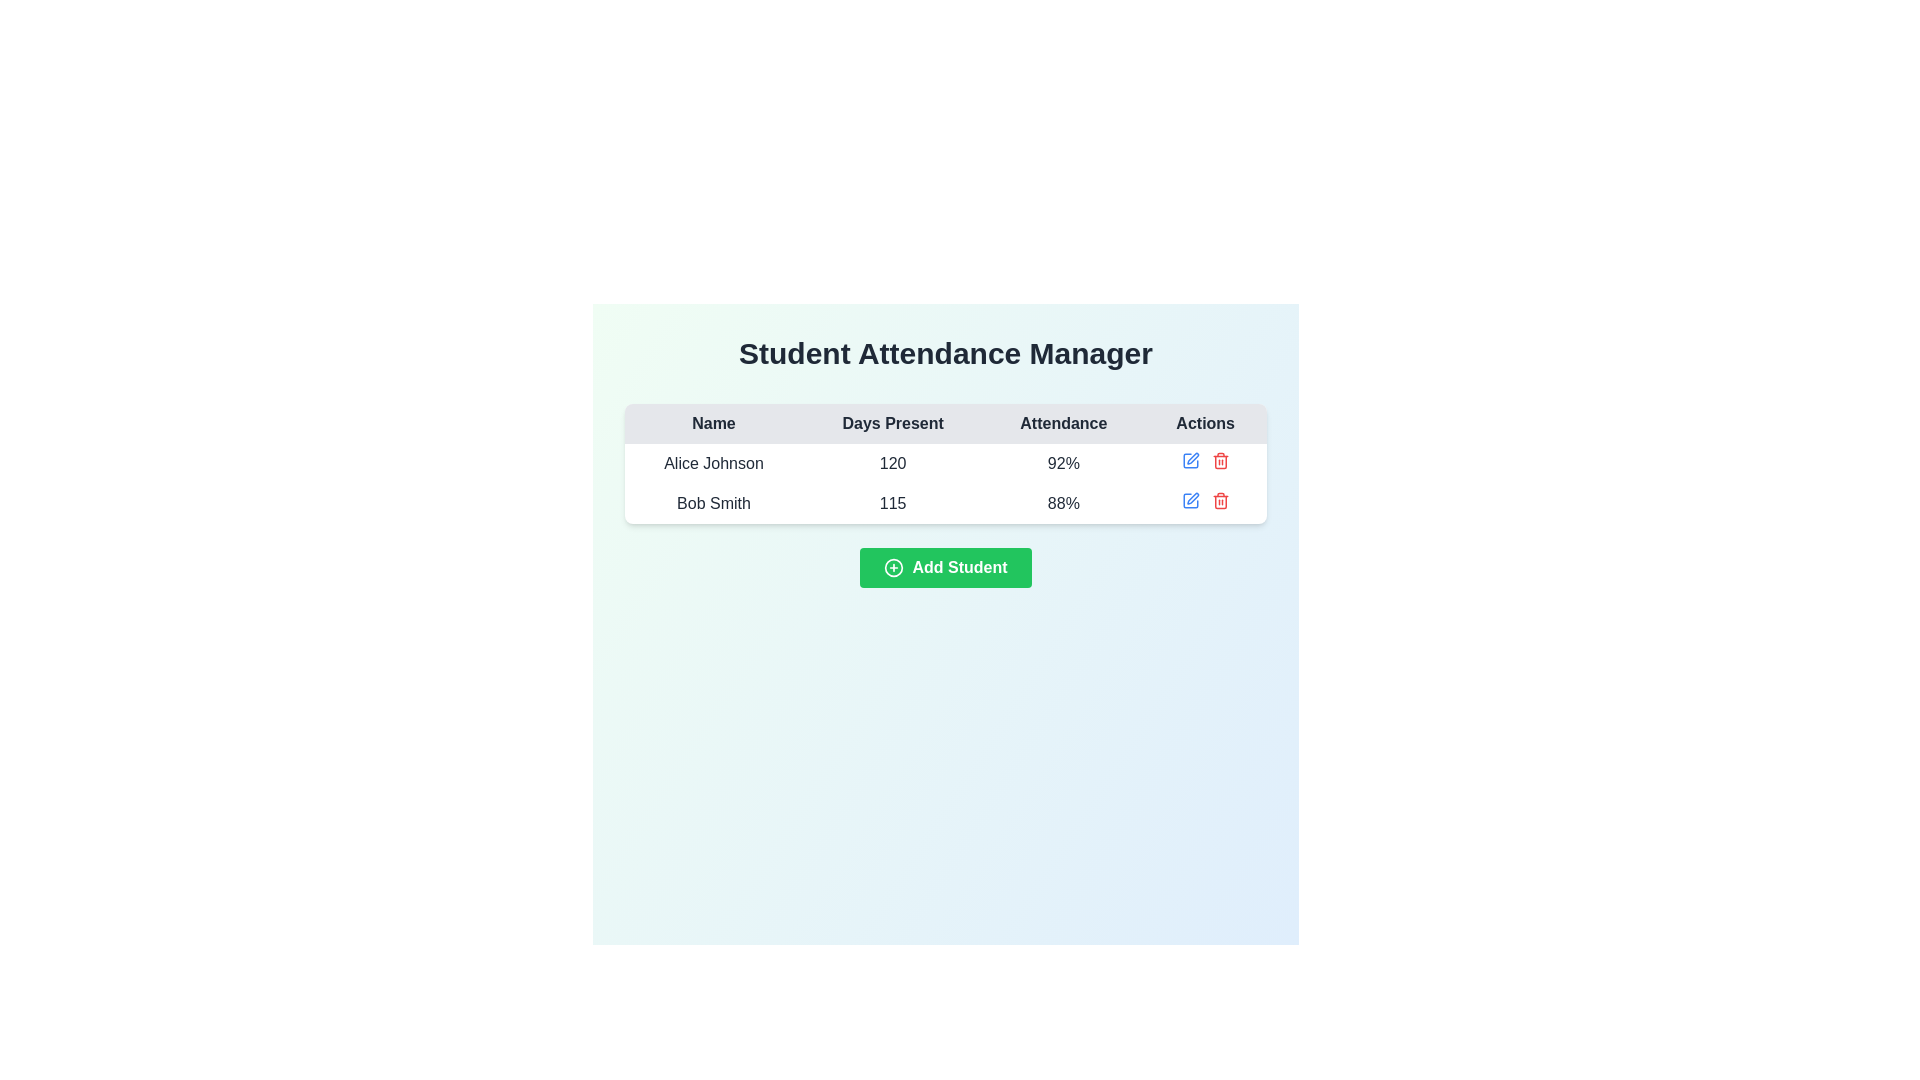  What do you see at coordinates (1204, 423) in the screenshot?
I see `the 'Actions' header in the table, which is the fourth header aligned to the right of 'Name', 'Days Present', and 'Attendance'` at bounding box center [1204, 423].